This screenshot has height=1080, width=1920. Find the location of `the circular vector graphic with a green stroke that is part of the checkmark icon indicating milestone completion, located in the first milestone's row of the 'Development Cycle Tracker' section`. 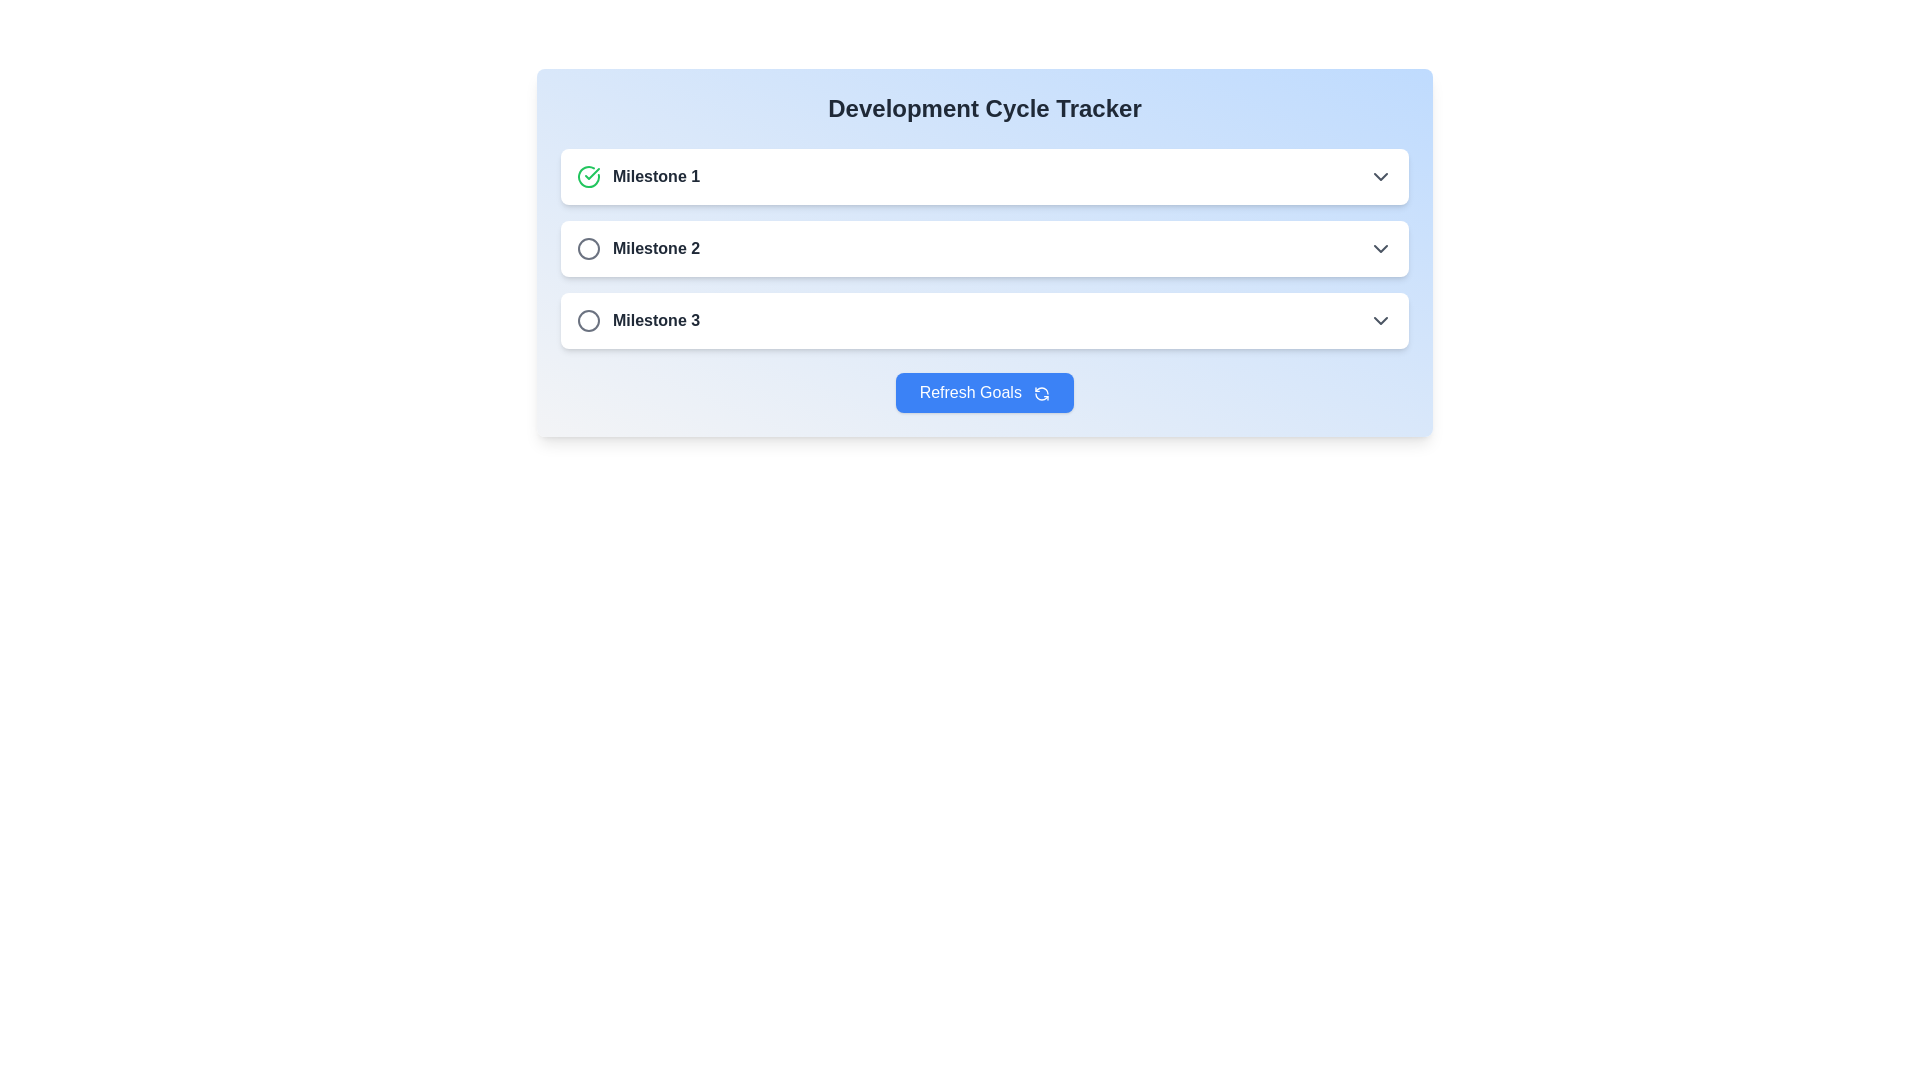

the circular vector graphic with a green stroke that is part of the checkmark icon indicating milestone completion, located in the first milestone's row of the 'Development Cycle Tracker' section is located at coordinates (588, 176).